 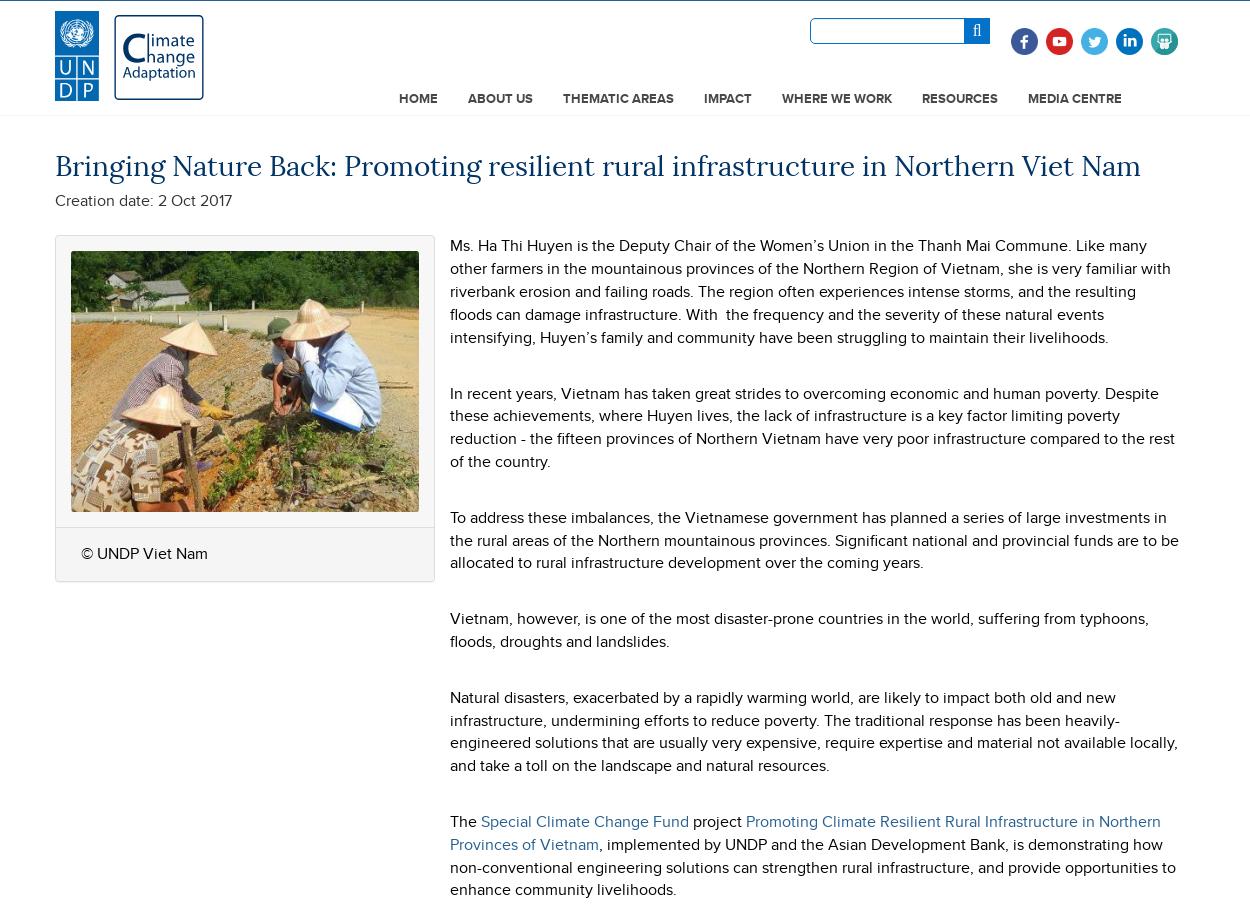 What do you see at coordinates (813, 729) in the screenshot?
I see `'Natural disasters, exacerbated by a rapidly warming world, are likely to impact both old and new infrastructure, undermining efforts to reduce poverty. The traditional response has been heavily-engineered solutions that are usually very expensive, require expertise and material not available locally, and take a toll on the landscape and natural resources.'` at bounding box center [813, 729].